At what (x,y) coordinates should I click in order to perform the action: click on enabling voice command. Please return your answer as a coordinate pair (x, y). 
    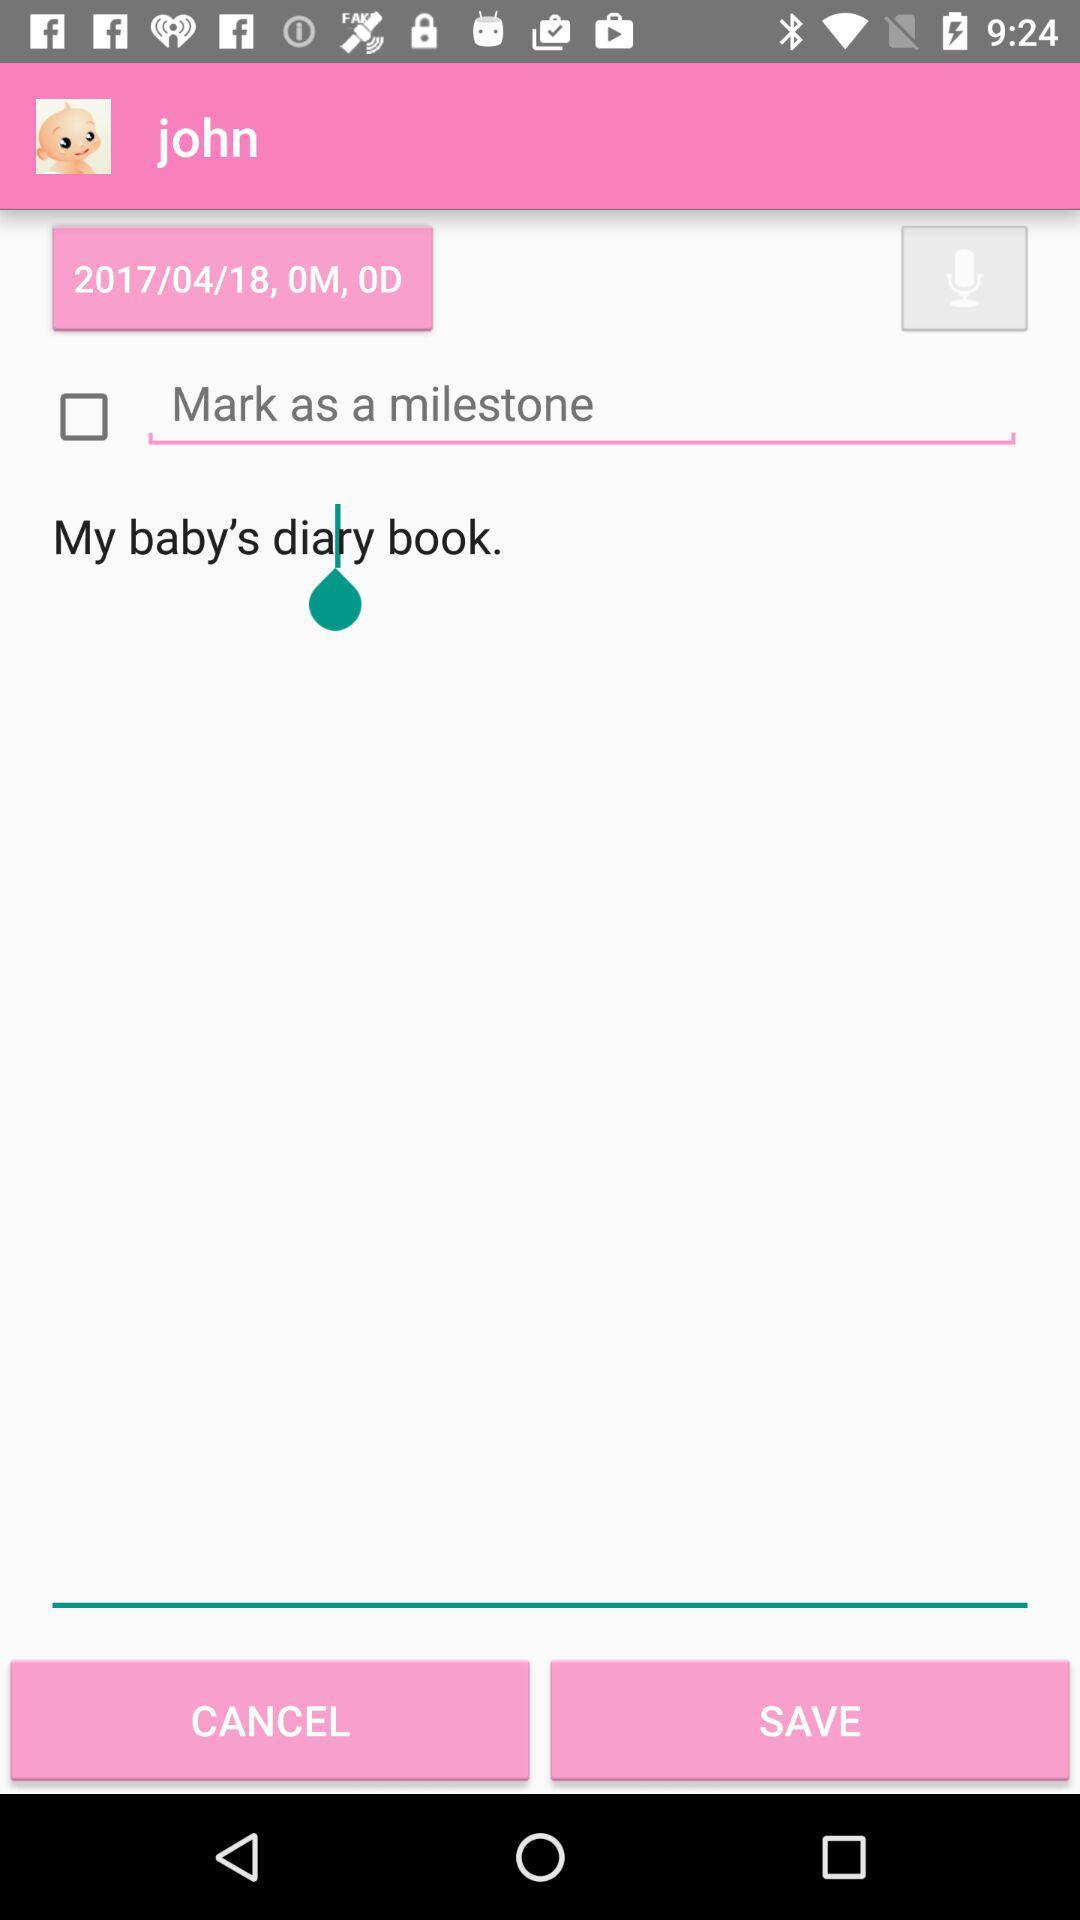
    Looking at the image, I should click on (963, 277).